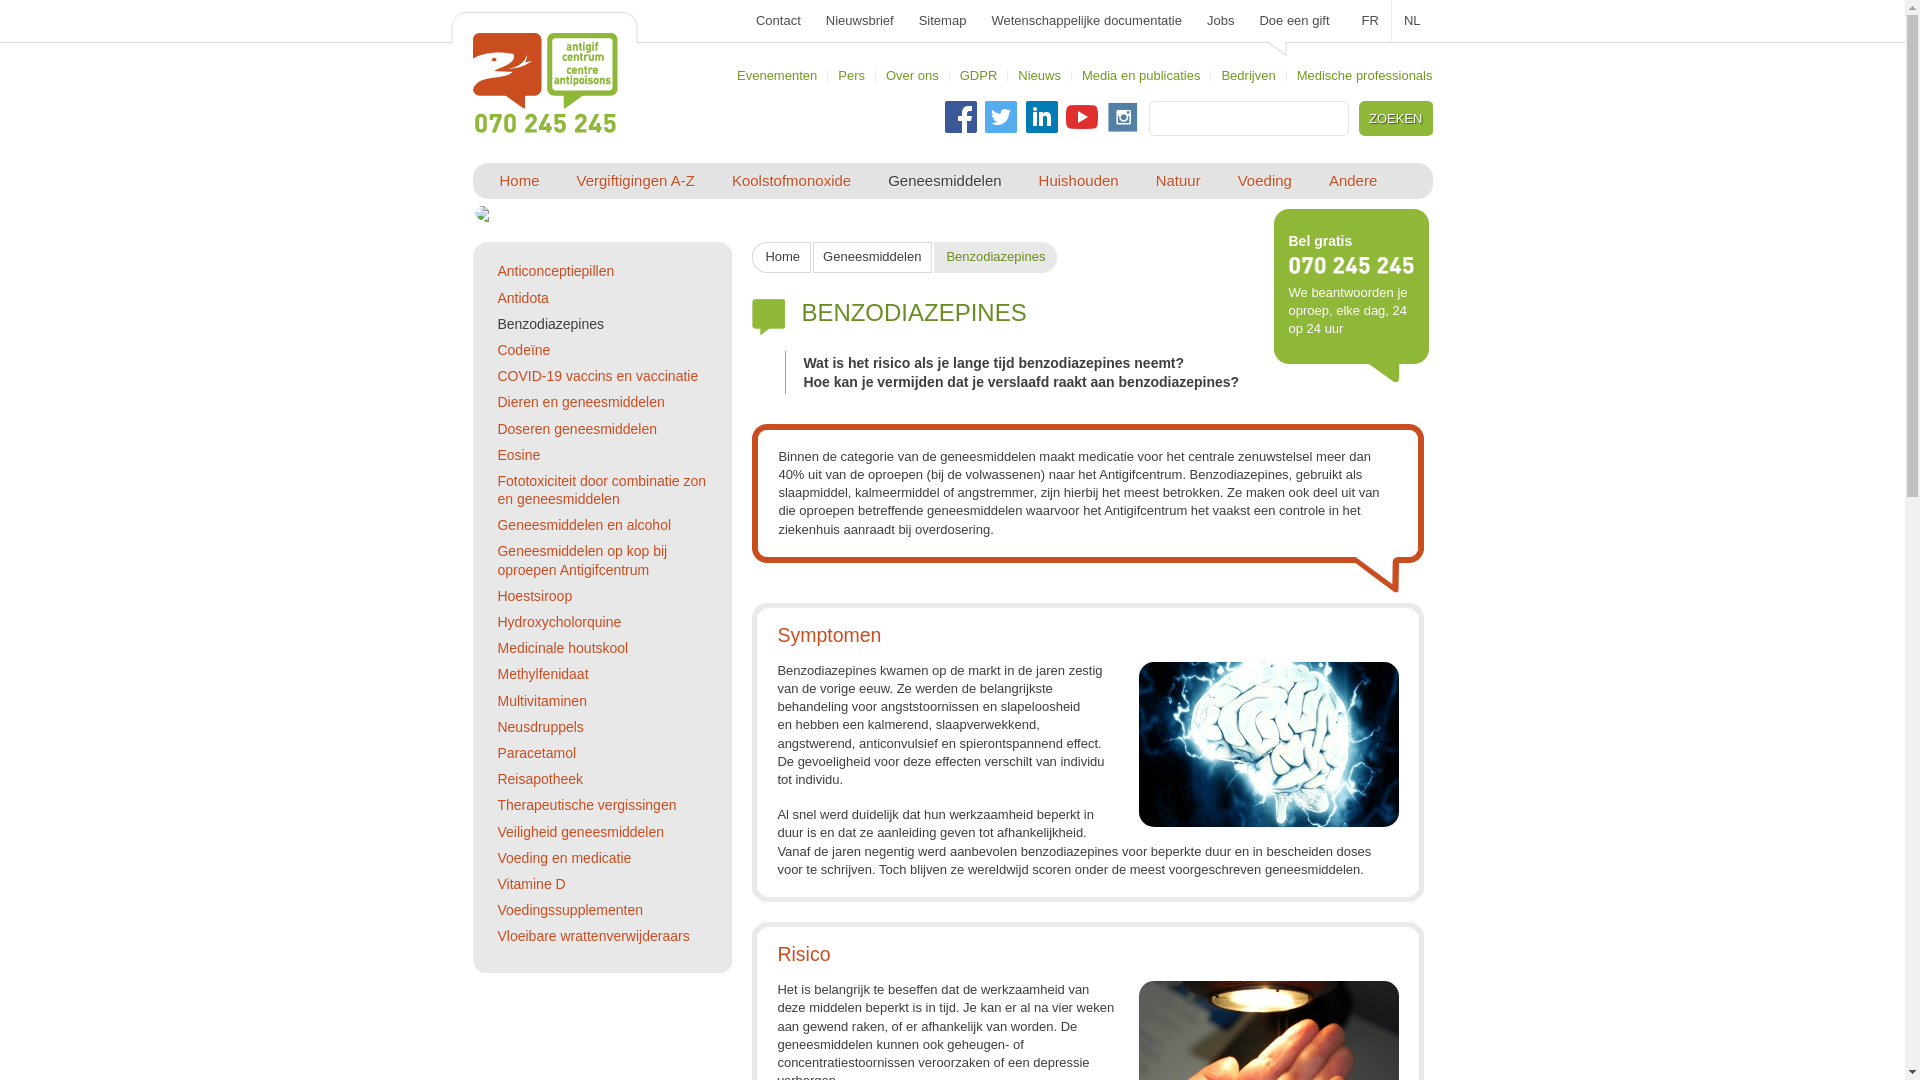  What do you see at coordinates (596, 375) in the screenshot?
I see `'COVID-19 vaccins en vaccinatie'` at bounding box center [596, 375].